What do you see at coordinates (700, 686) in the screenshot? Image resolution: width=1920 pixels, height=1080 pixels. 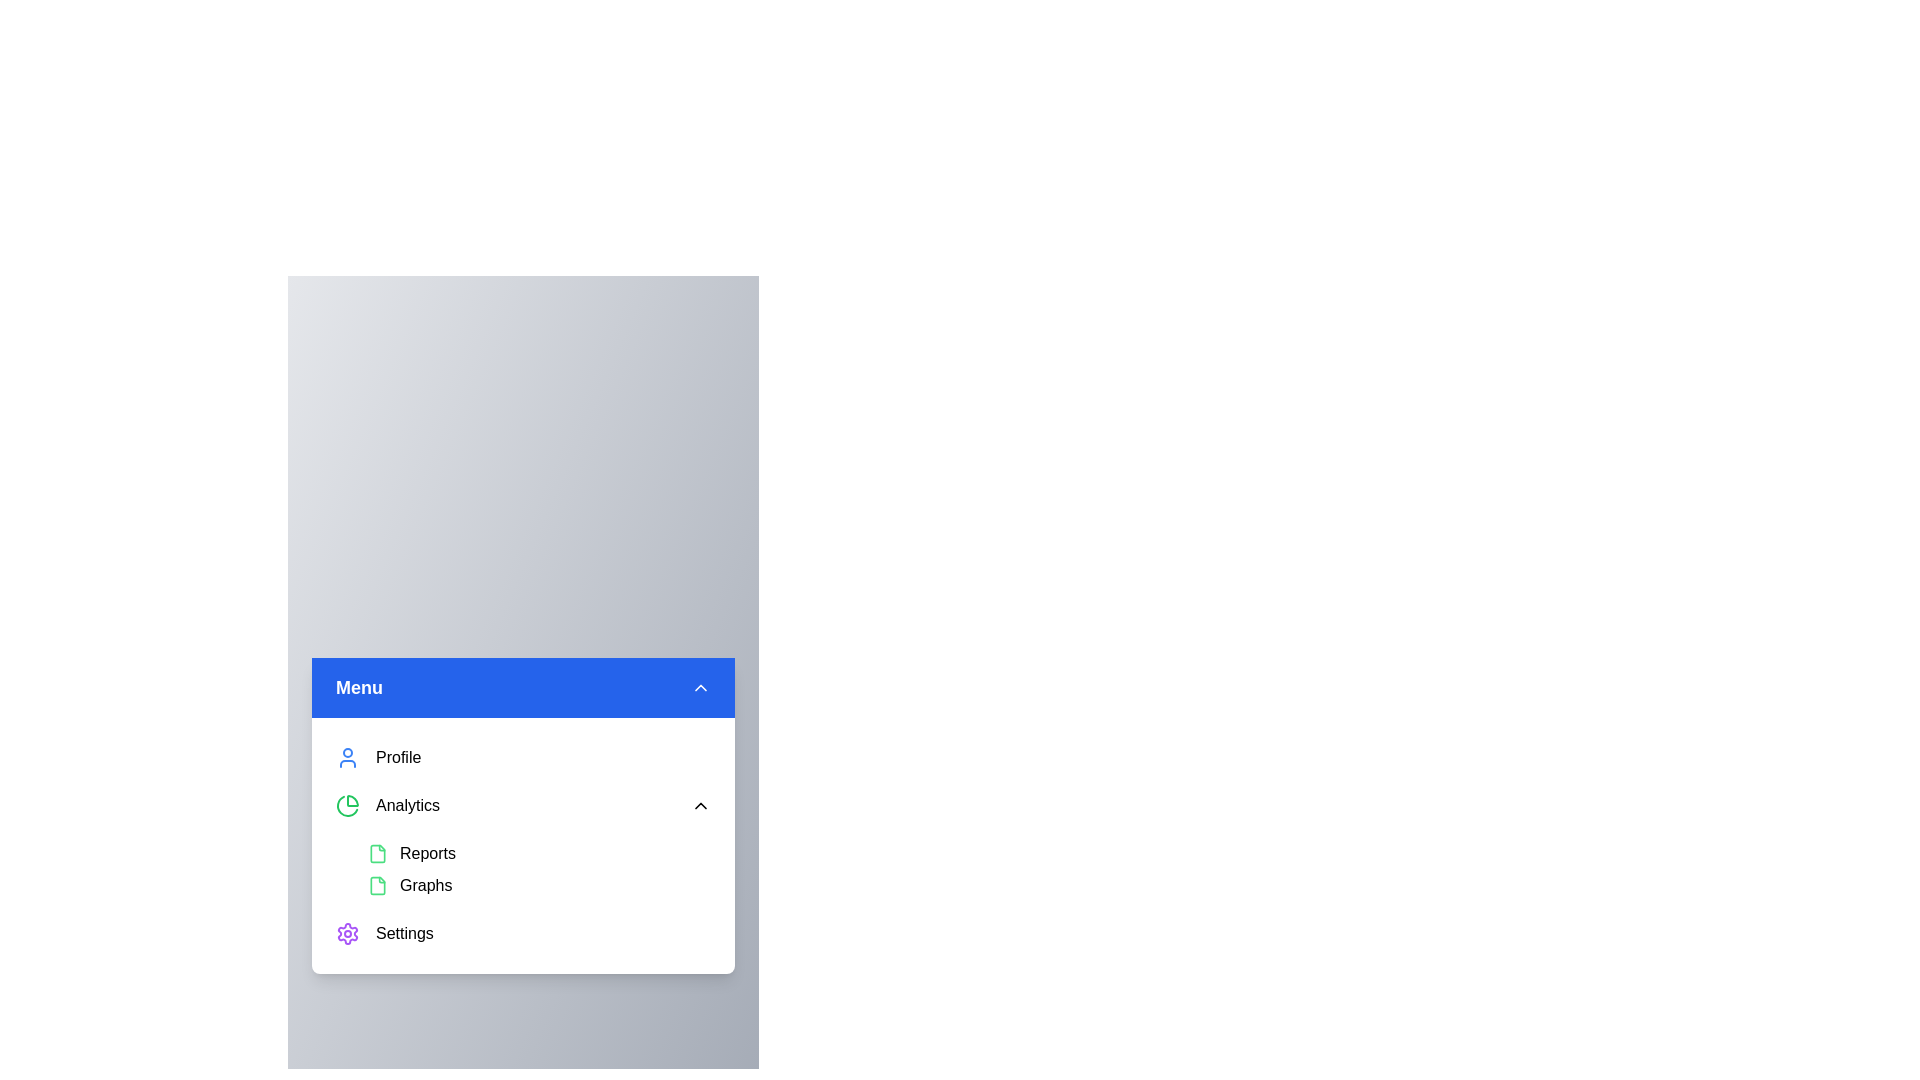 I see `the Toggle button (icon-based) represented by an up-chevron` at bounding box center [700, 686].